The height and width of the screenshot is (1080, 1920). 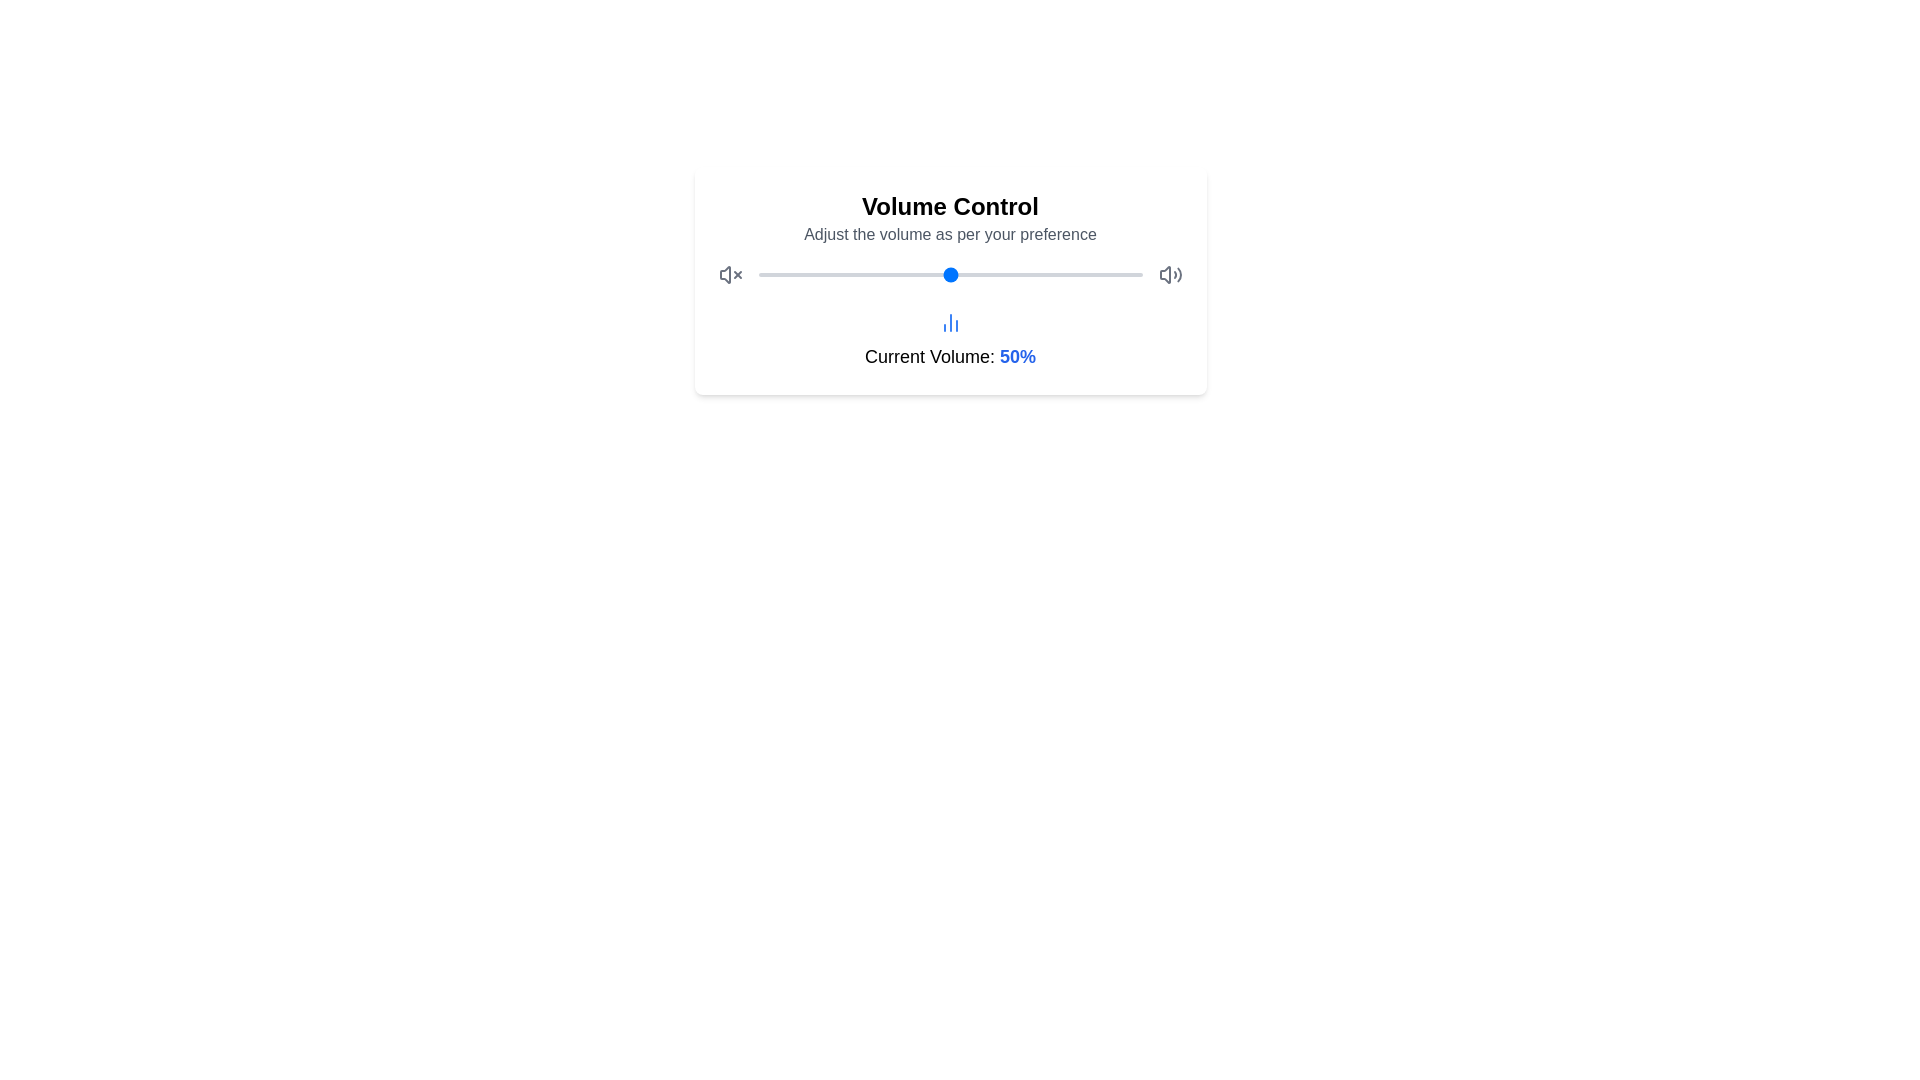 What do you see at coordinates (962, 274) in the screenshot?
I see `the volume slider to set the volume to 53%` at bounding box center [962, 274].